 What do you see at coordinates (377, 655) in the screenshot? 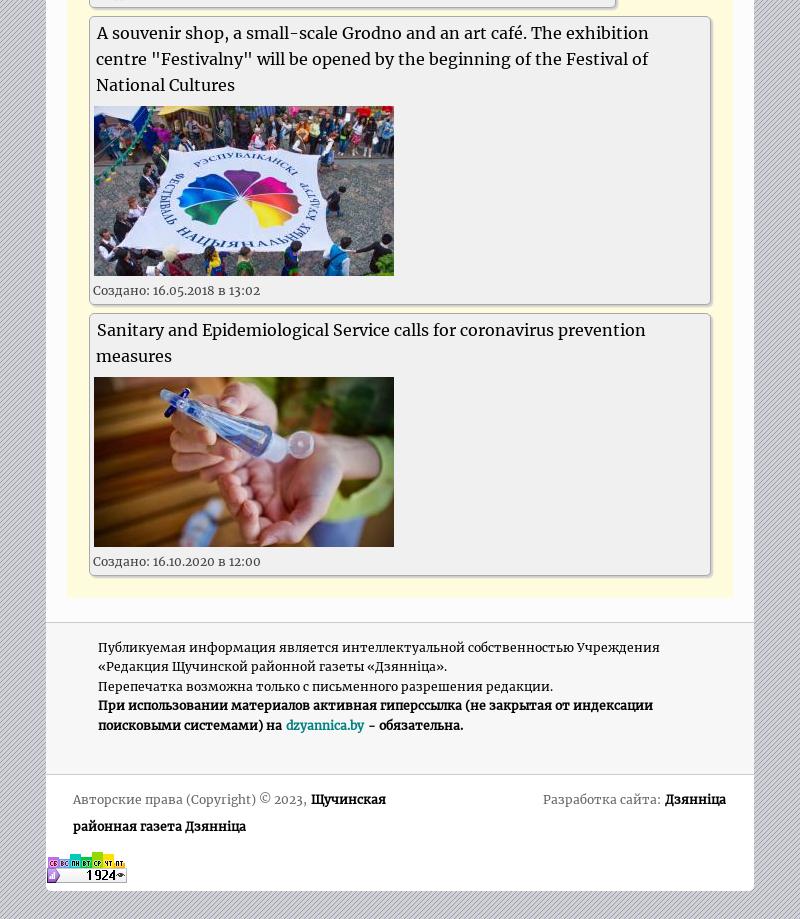
I see `'Публикуемая информация является интеллектуальной собственностью Учреждения «Редакция Щучинской районной газеты «Дзяннiца».'` at bounding box center [377, 655].